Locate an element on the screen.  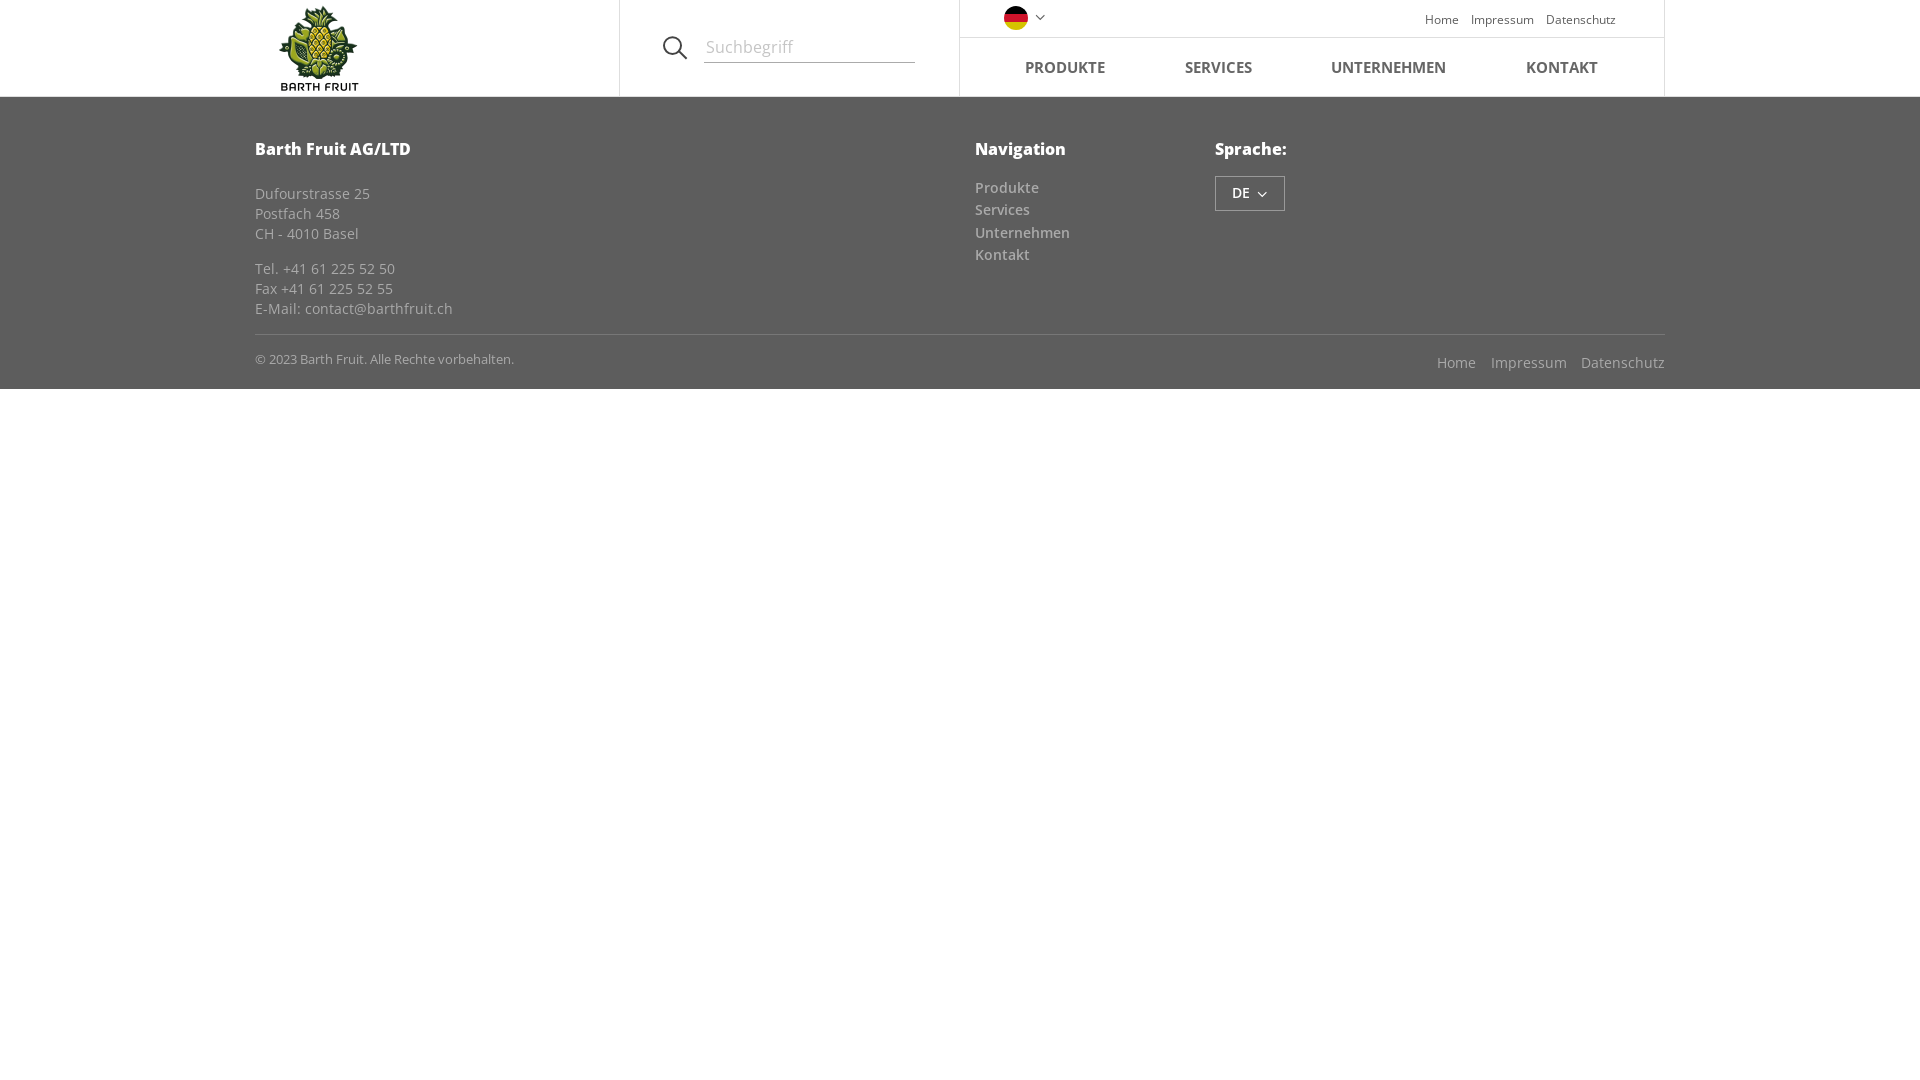
'DE' is located at coordinates (1248, 193).